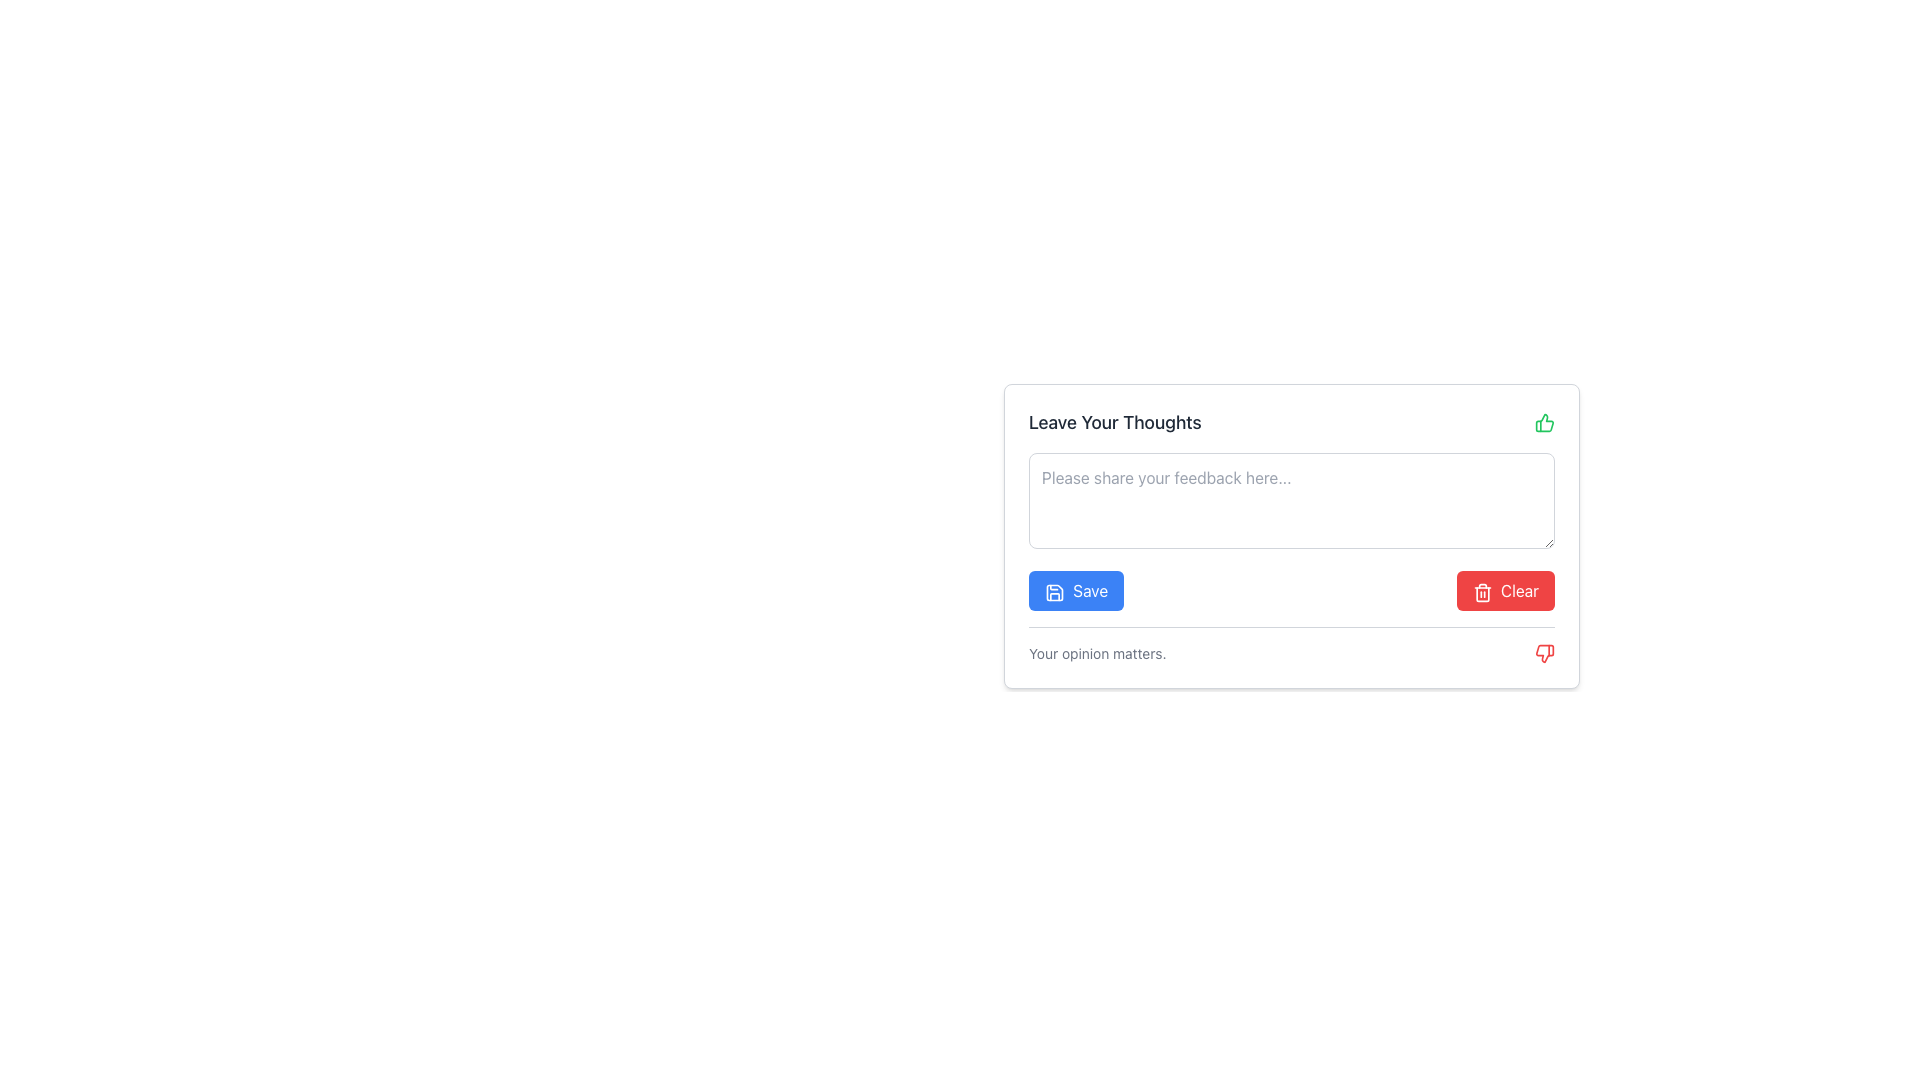 The height and width of the screenshot is (1080, 1920). Describe the element at coordinates (1054, 590) in the screenshot. I see `the save icon, which is a graphical depiction of a floppy disk inside a blue button, located to the left of the 'Save' text in the feedback submission panel` at that location.